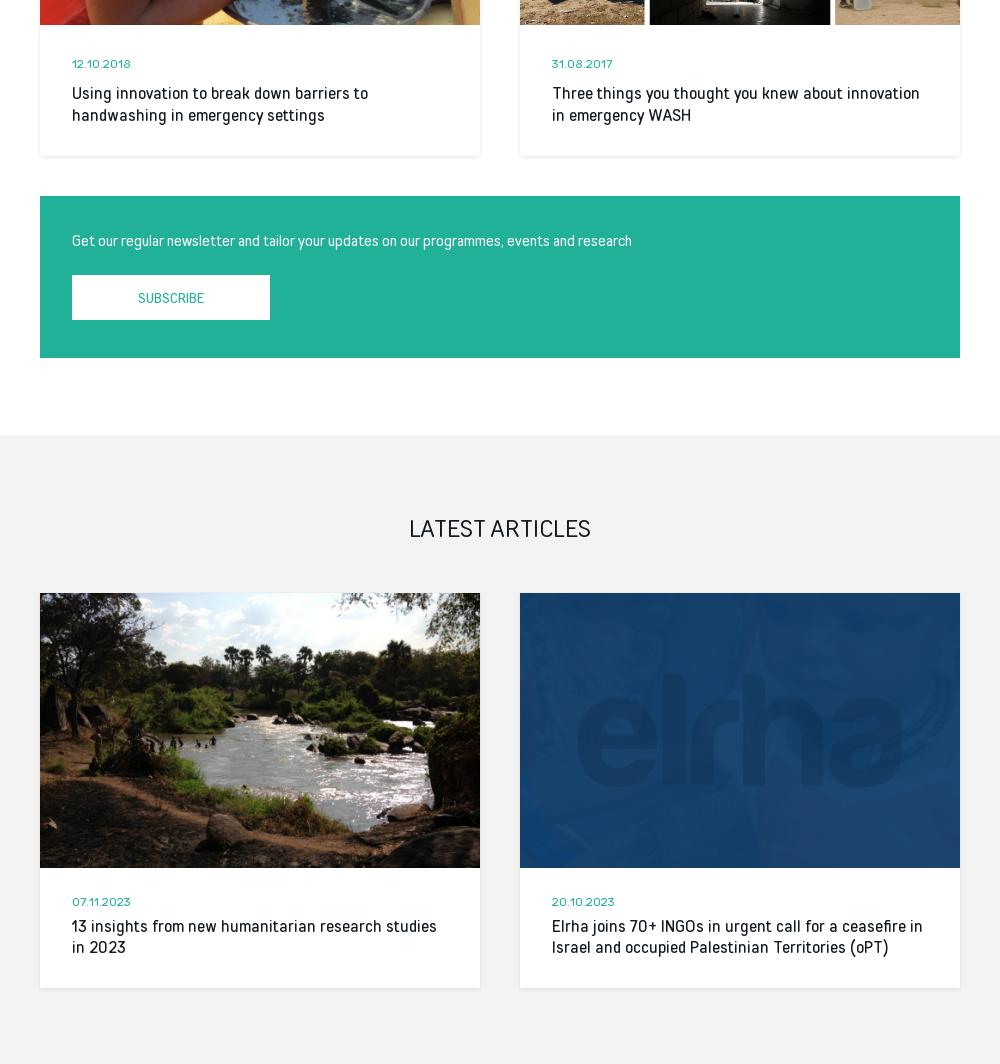 This screenshot has width=1000, height=1064. Describe the element at coordinates (409, 527) in the screenshot. I see `'Latest Articles'` at that location.